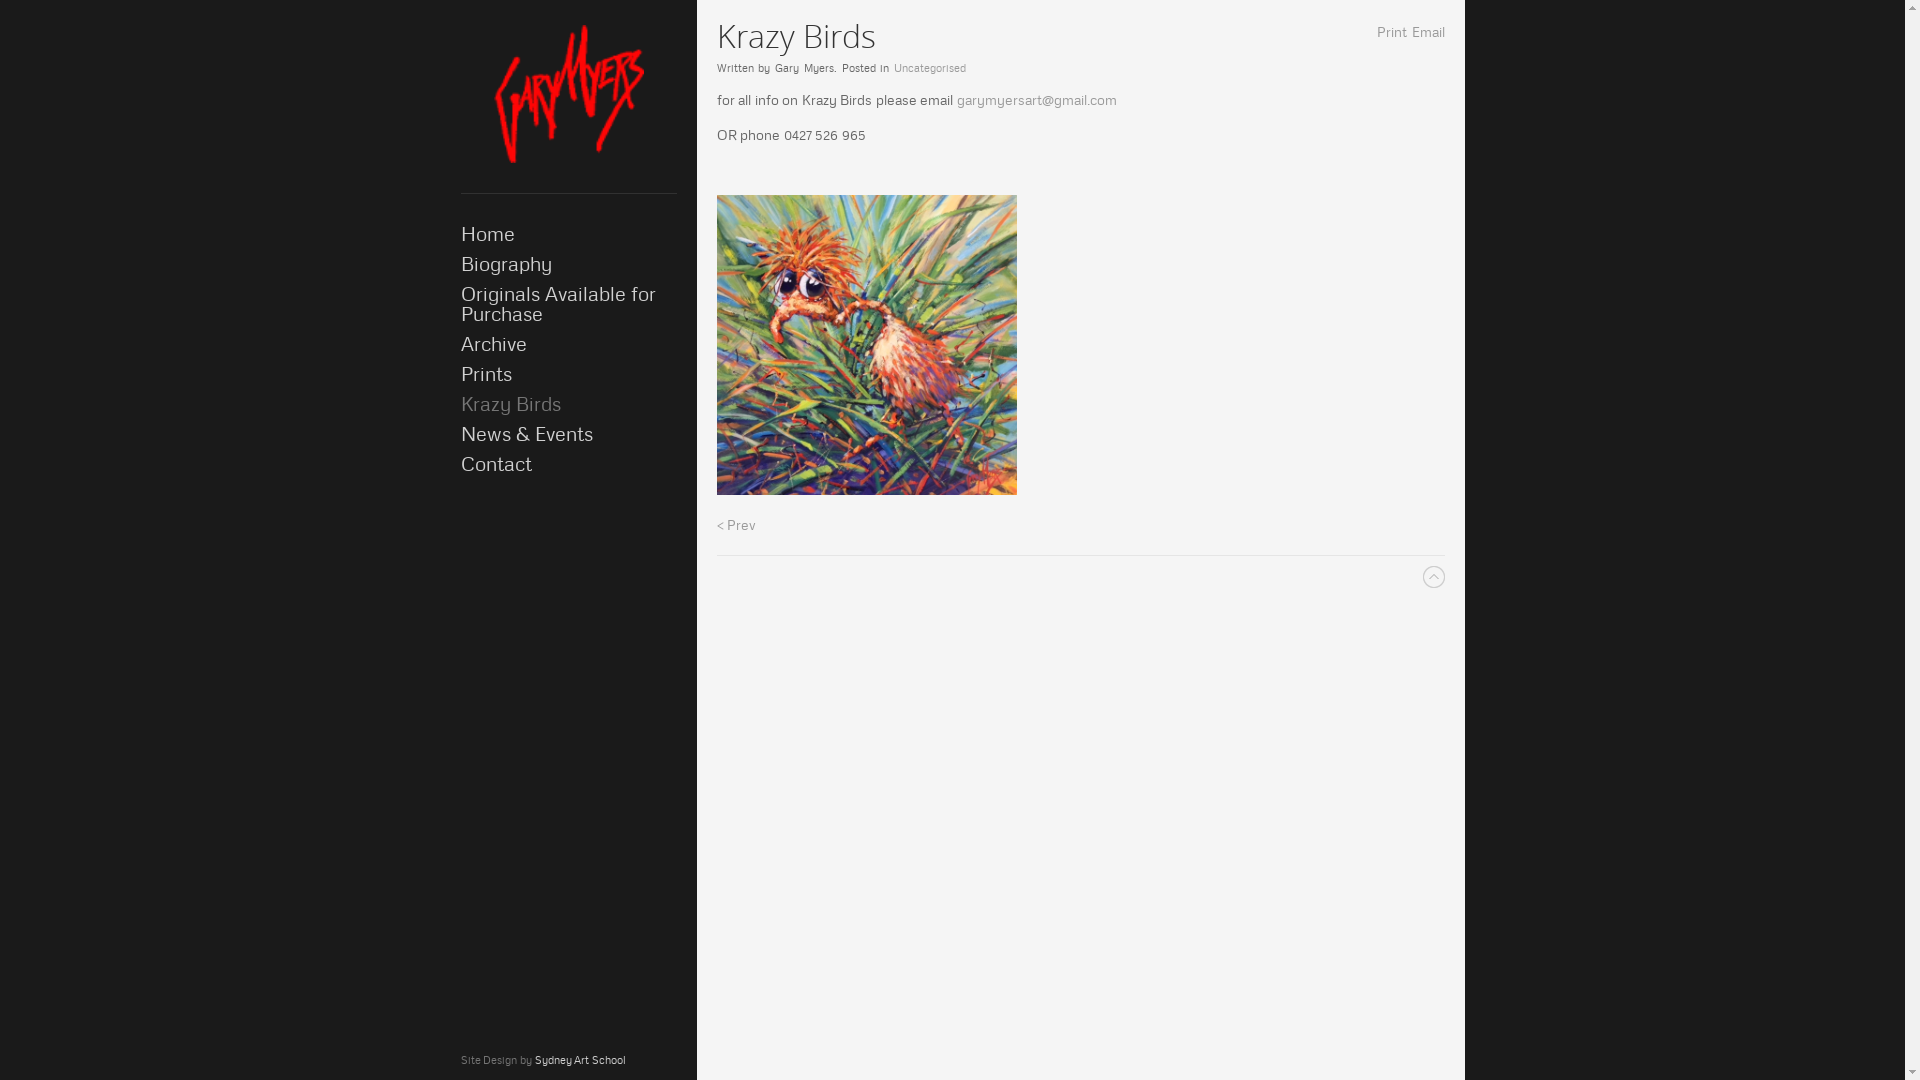  I want to click on 'Originals Available for Purchase', so click(459, 304).